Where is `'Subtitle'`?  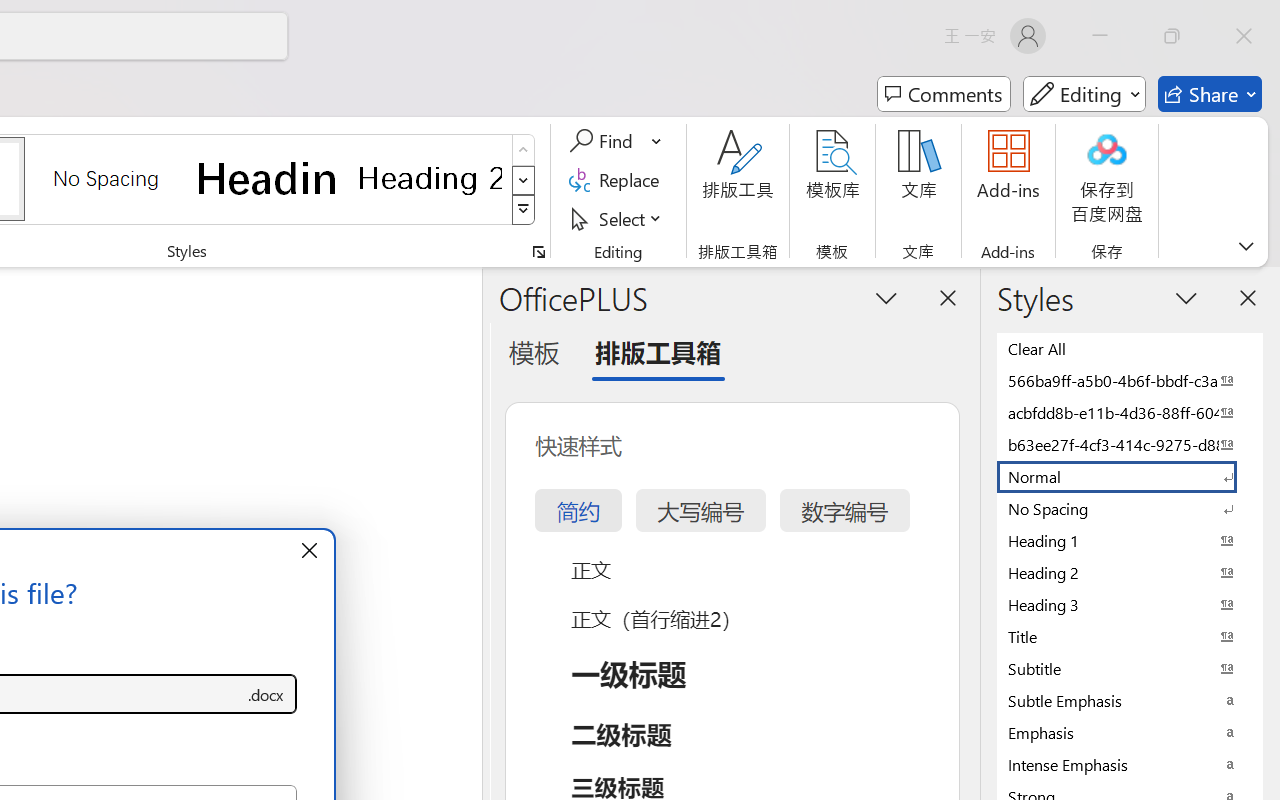
'Subtitle' is located at coordinates (1130, 668).